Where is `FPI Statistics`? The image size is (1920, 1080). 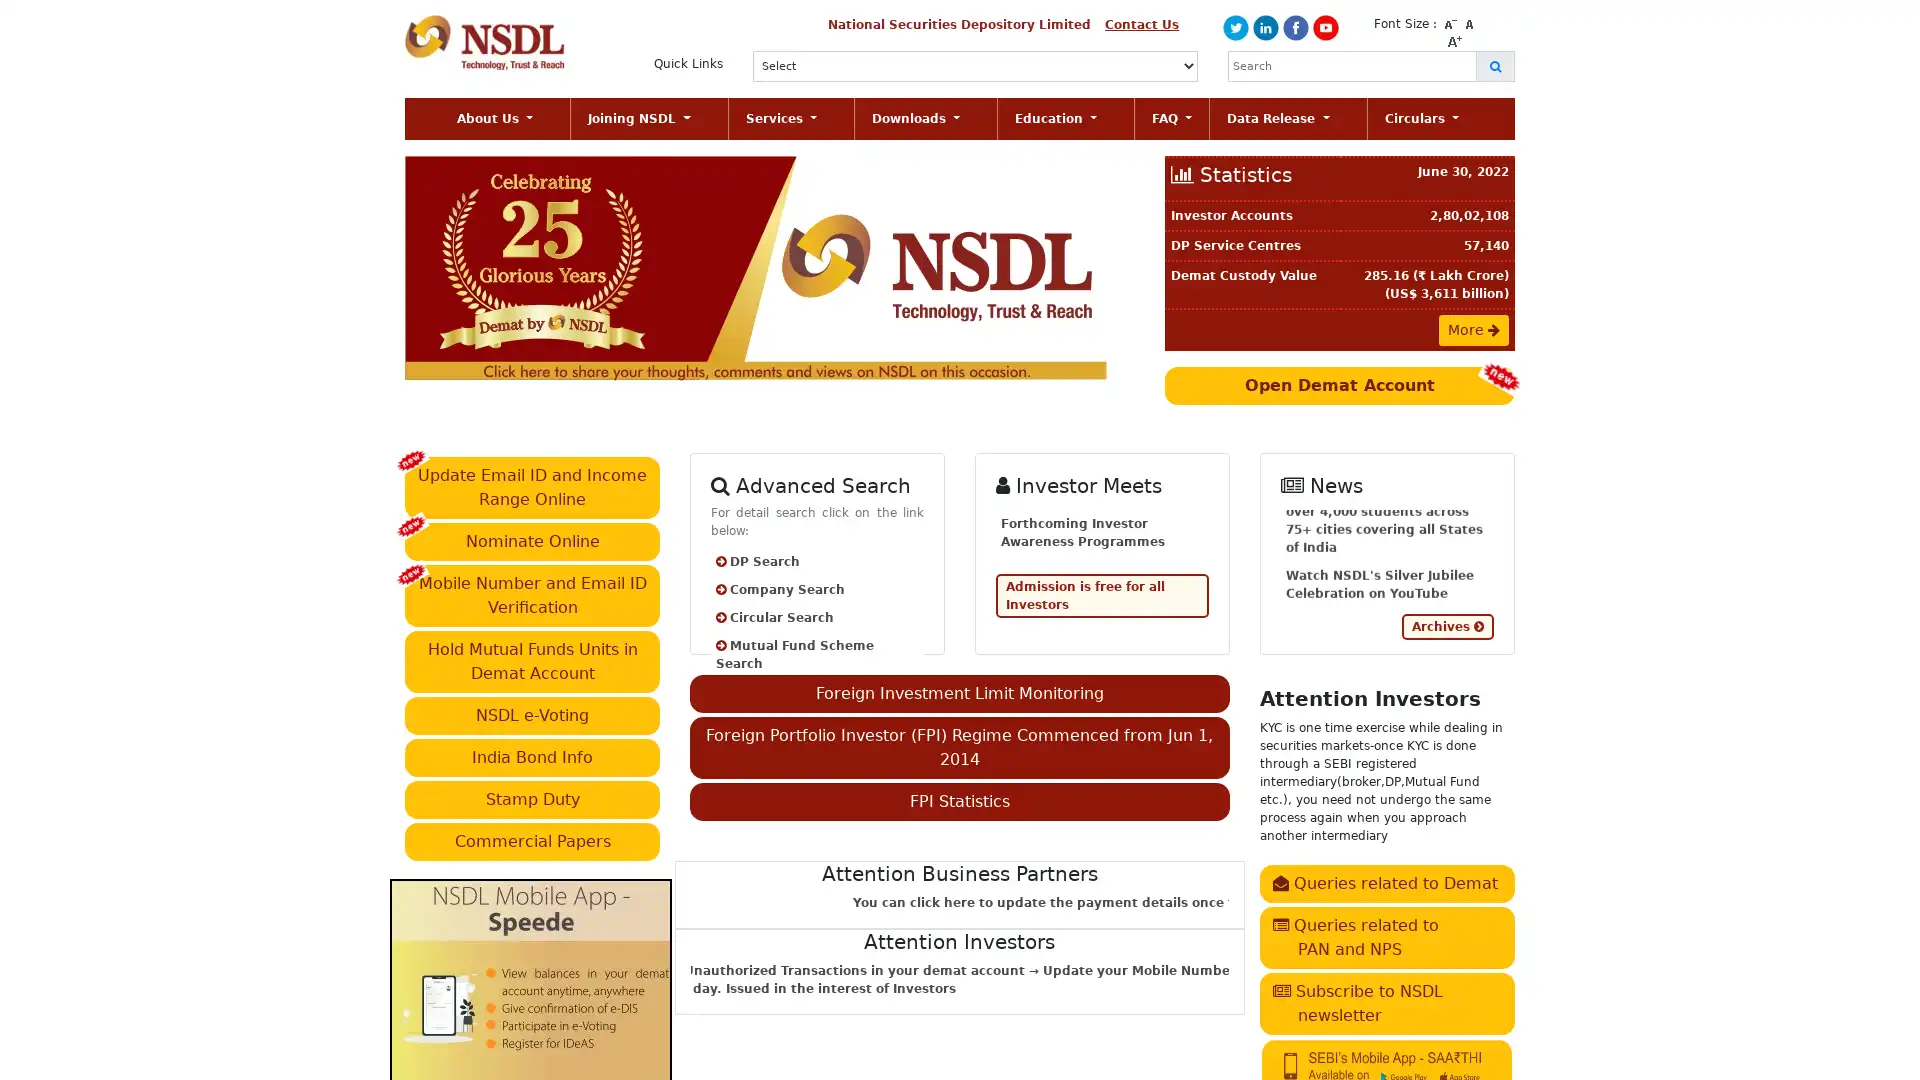 FPI Statistics is located at coordinates (958, 800).